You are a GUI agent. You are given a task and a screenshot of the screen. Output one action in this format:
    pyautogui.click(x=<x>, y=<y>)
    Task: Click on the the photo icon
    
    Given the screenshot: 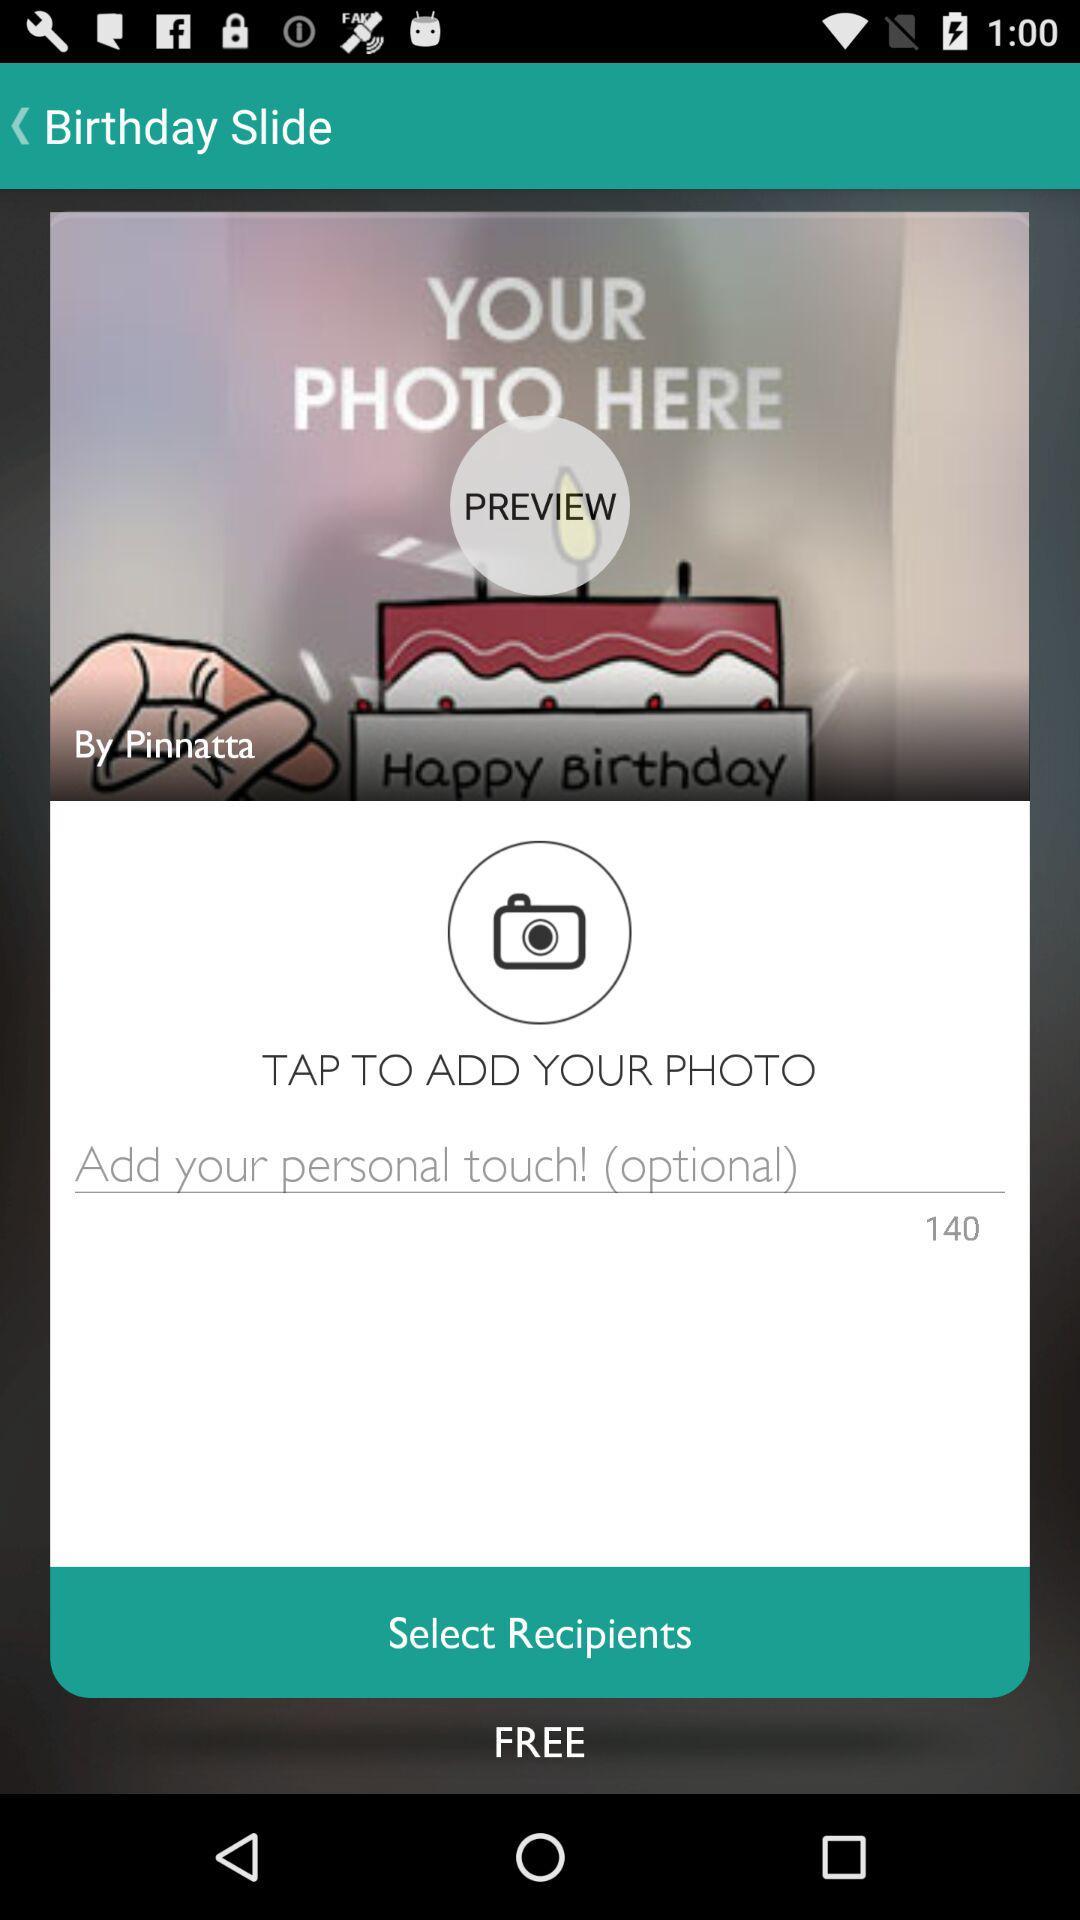 What is the action you would take?
    pyautogui.click(x=538, y=998)
    